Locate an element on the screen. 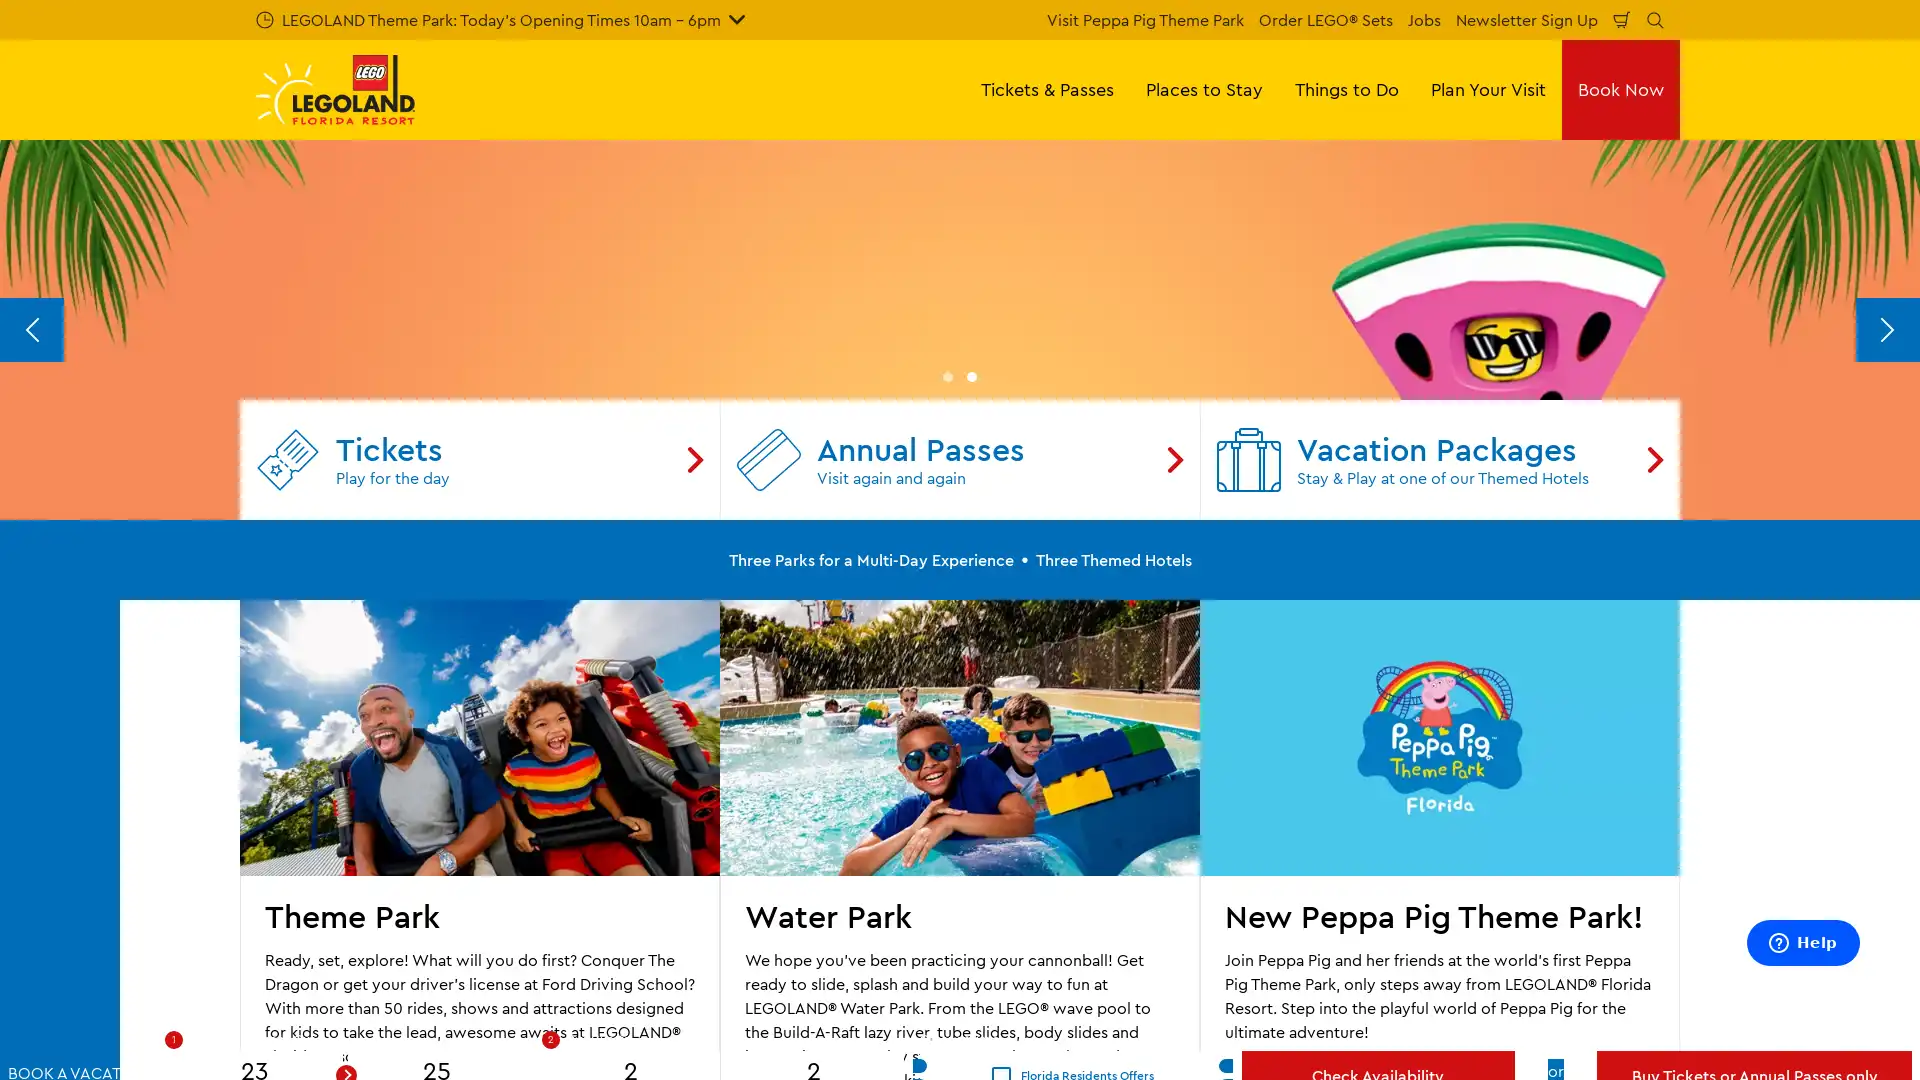  LEGOLAND Theme Park: Today's Opening Times 10am - 6pm is located at coordinates (500, 19).